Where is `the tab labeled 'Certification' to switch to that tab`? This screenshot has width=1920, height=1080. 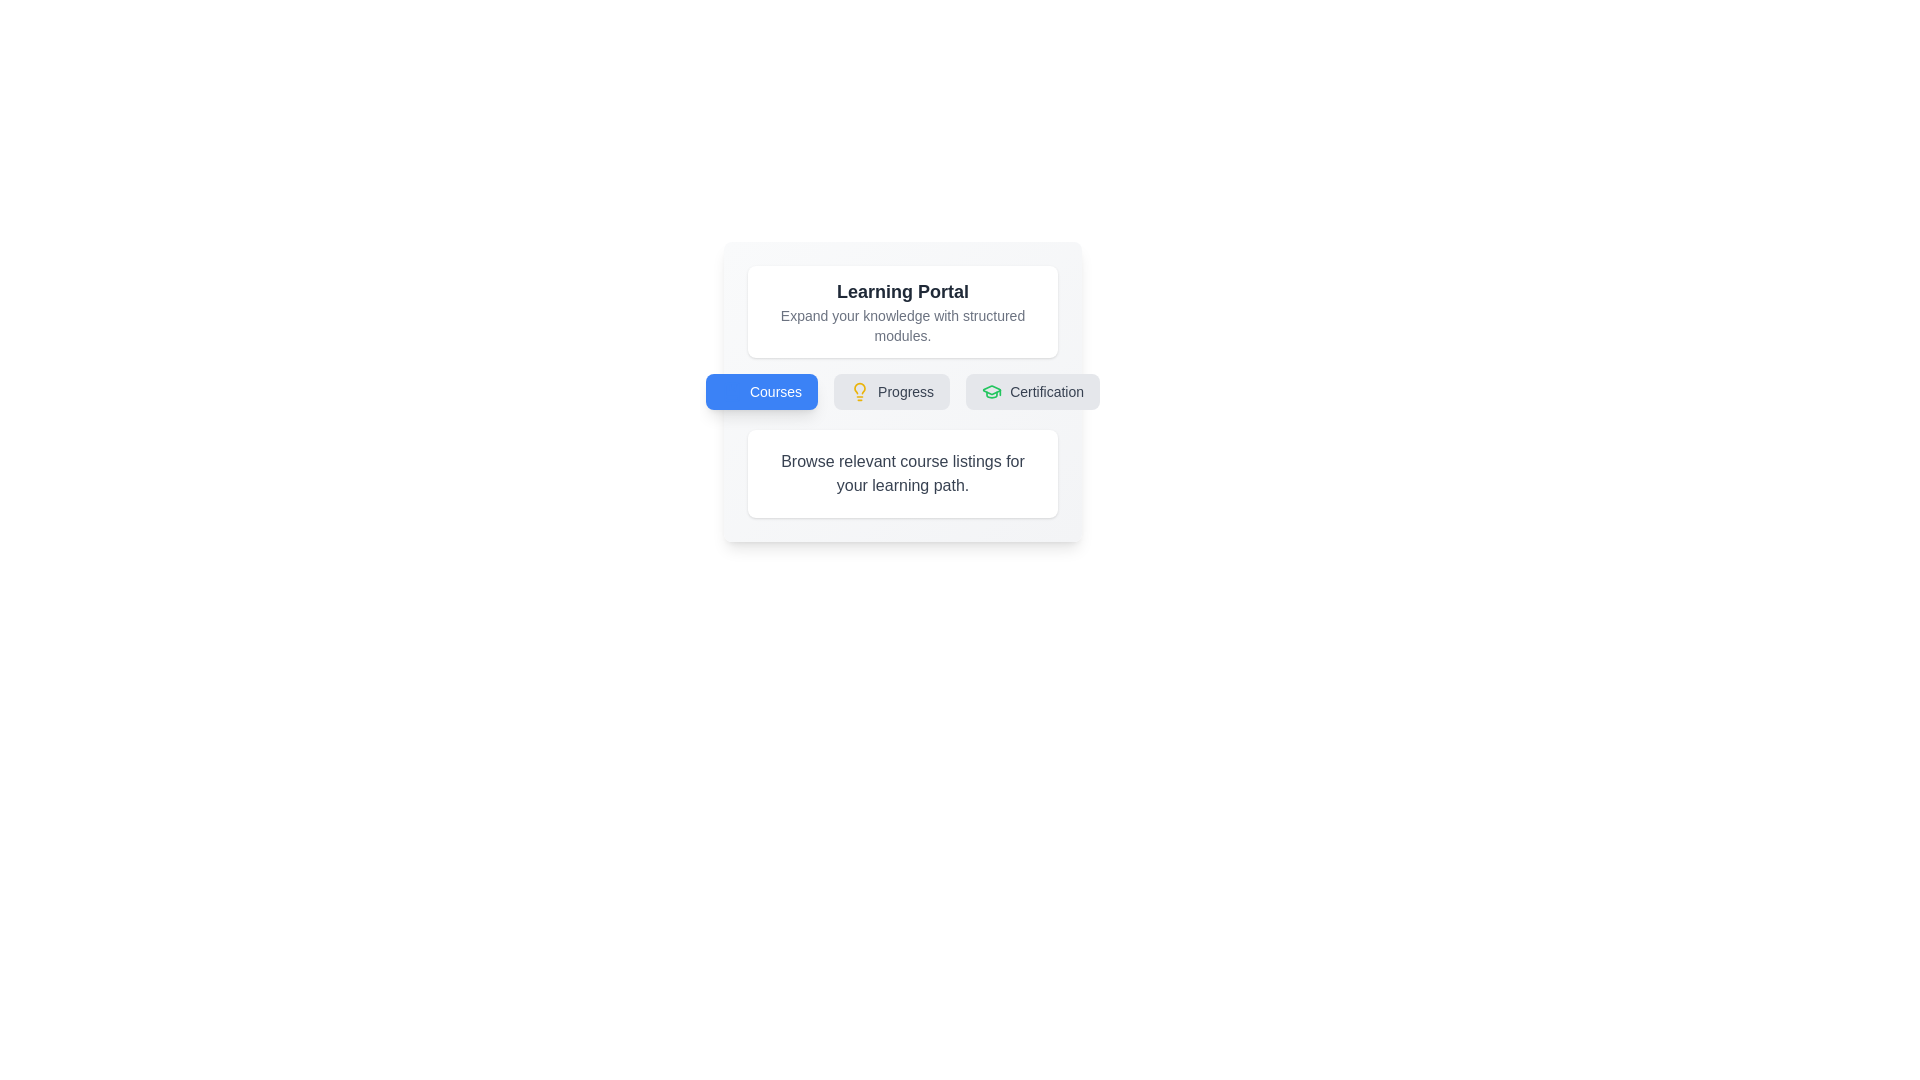 the tab labeled 'Certification' to switch to that tab is located at coordinates (1032, 392).